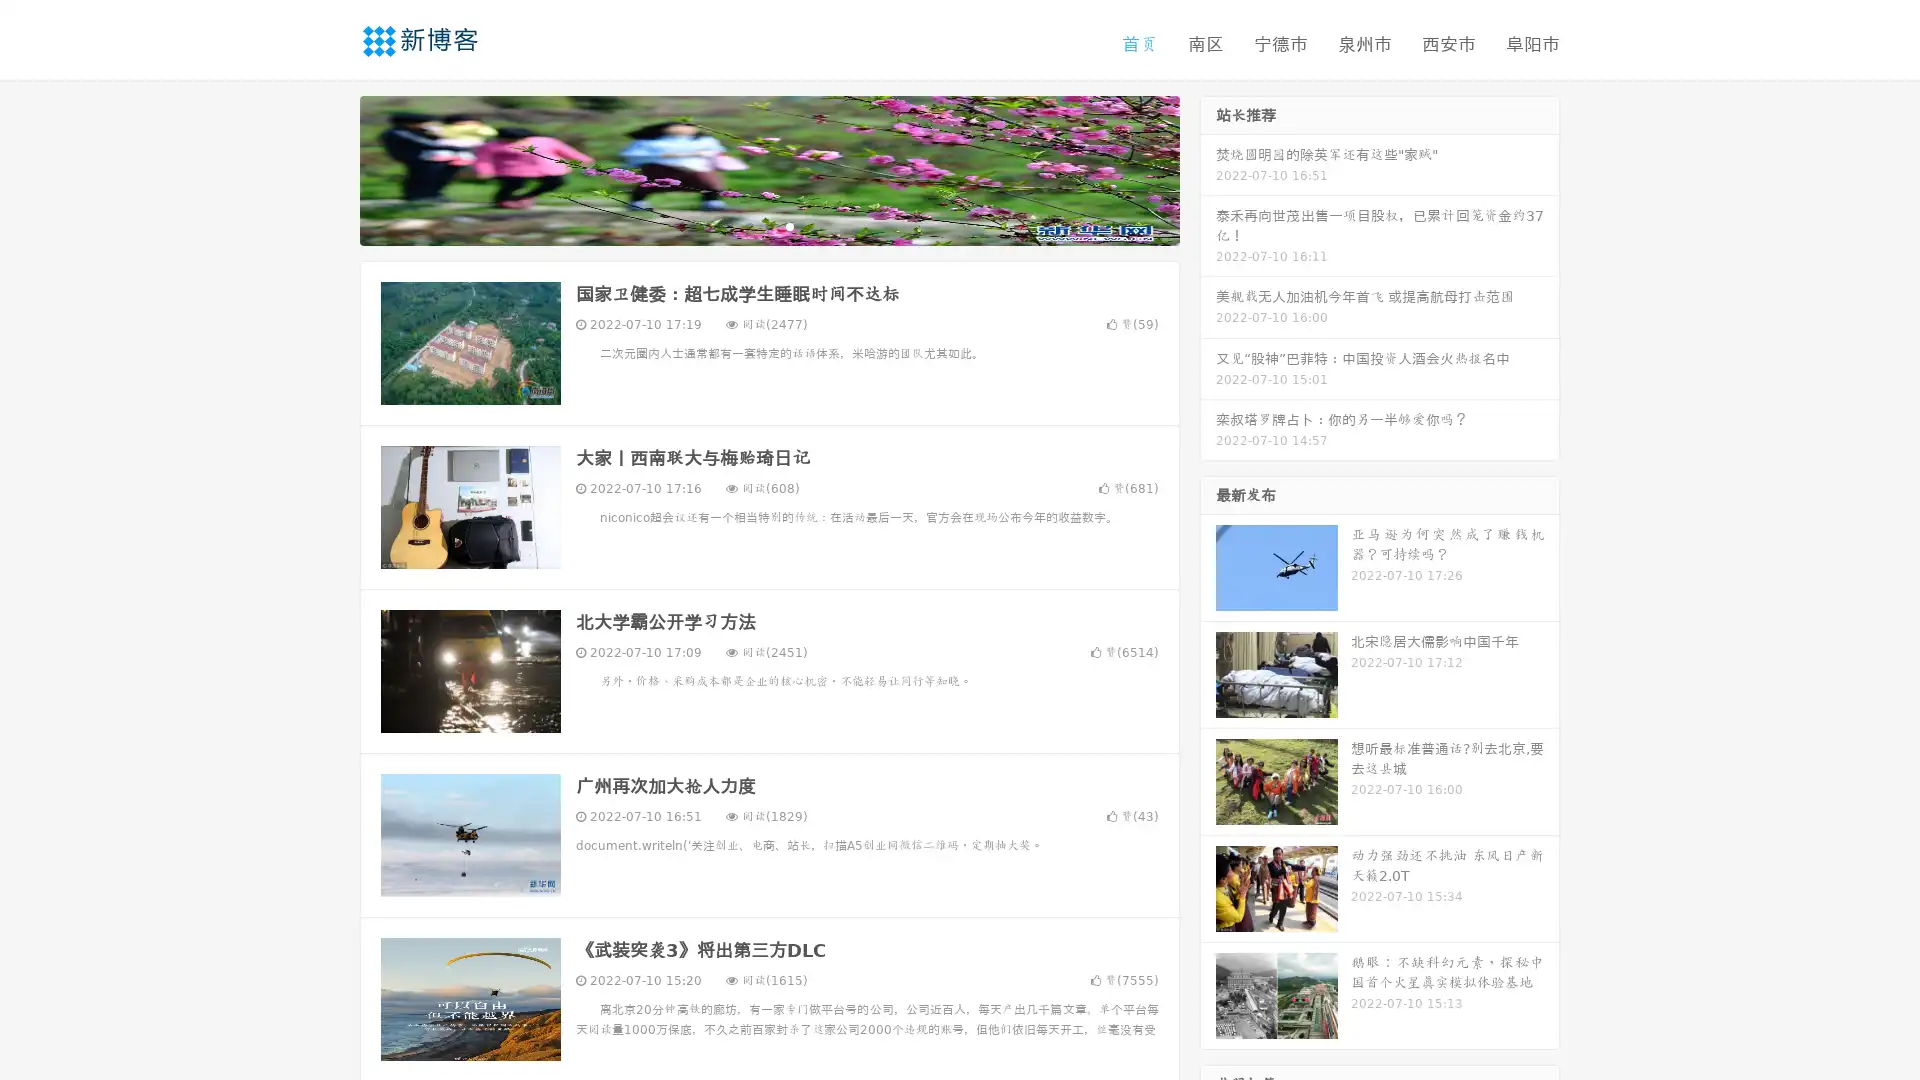 Image resolution: width=1920 pixels, height=1080 pixels. Describe the element at coordinates (330, 168) in the screenshot. I see `Previous slide` at that location.